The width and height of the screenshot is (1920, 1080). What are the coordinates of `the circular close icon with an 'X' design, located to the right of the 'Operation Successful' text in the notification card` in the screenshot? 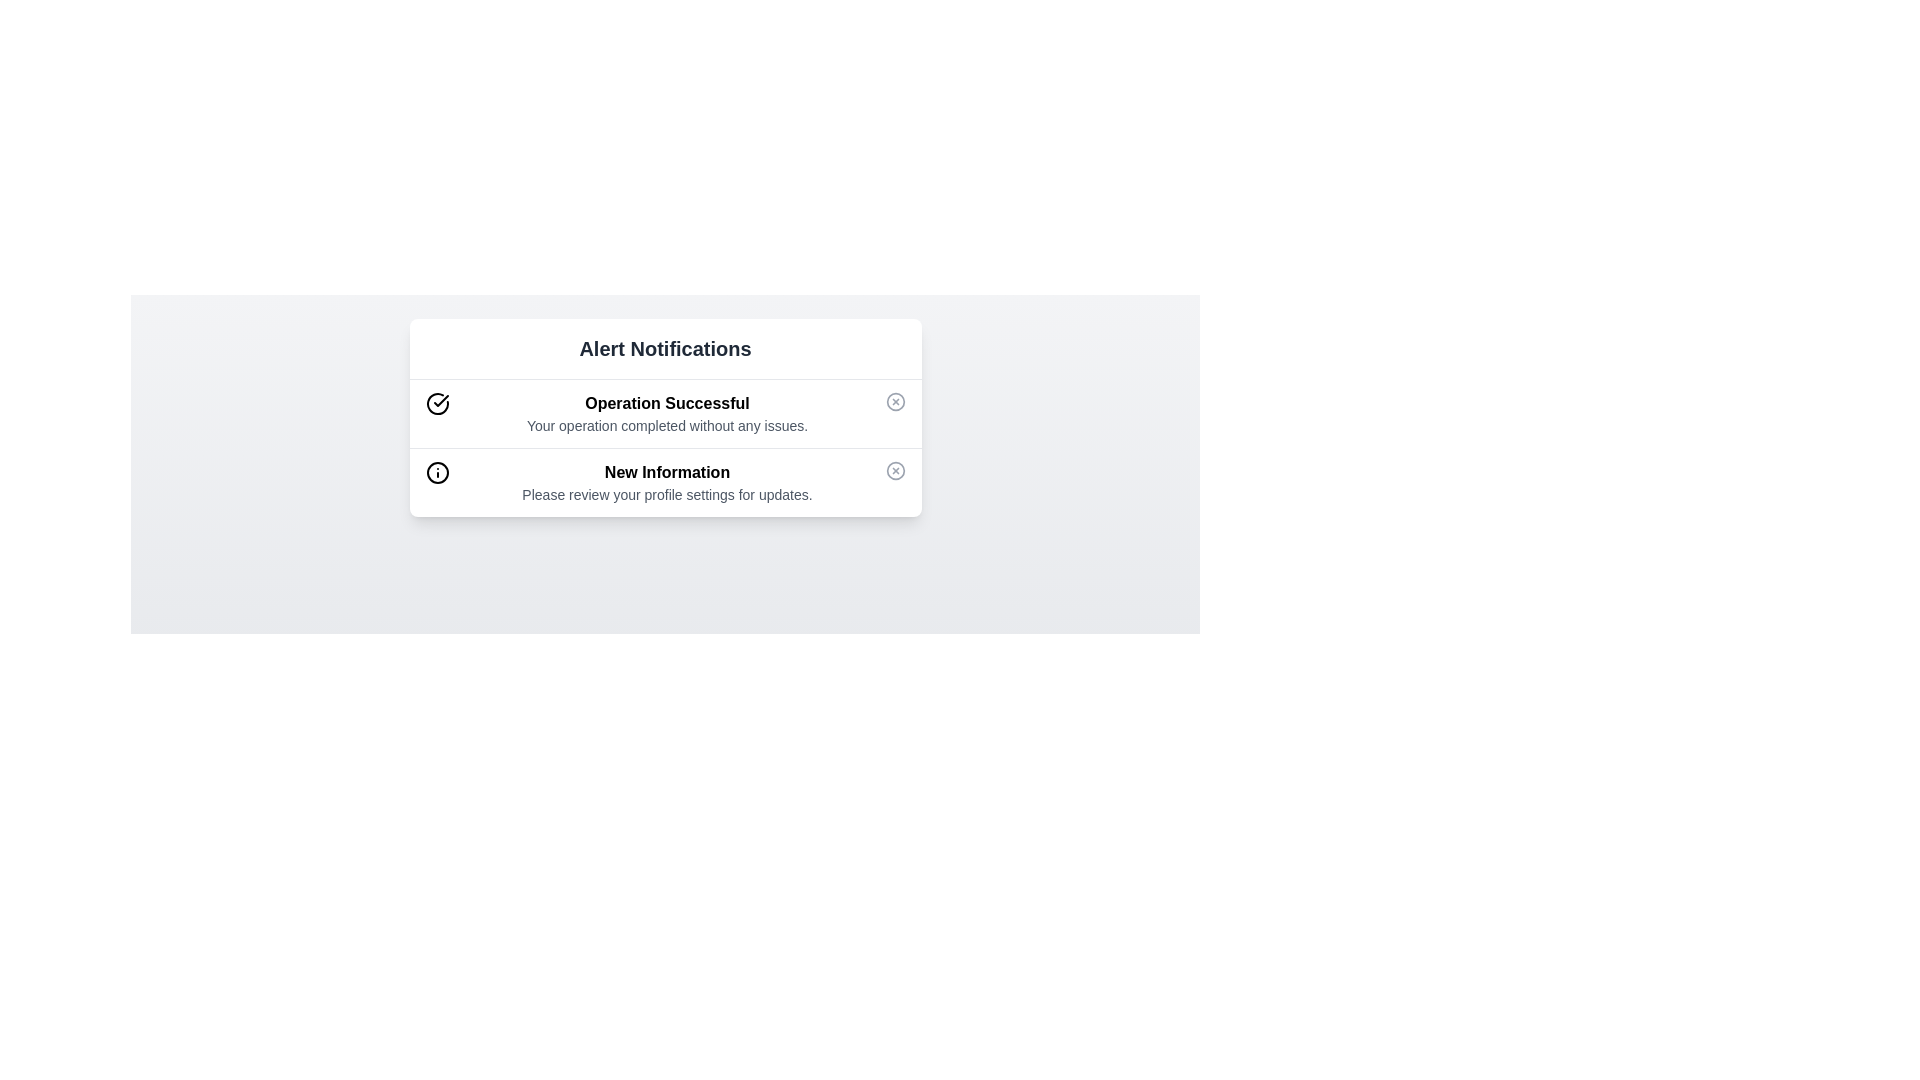 It's located at (894, 401).